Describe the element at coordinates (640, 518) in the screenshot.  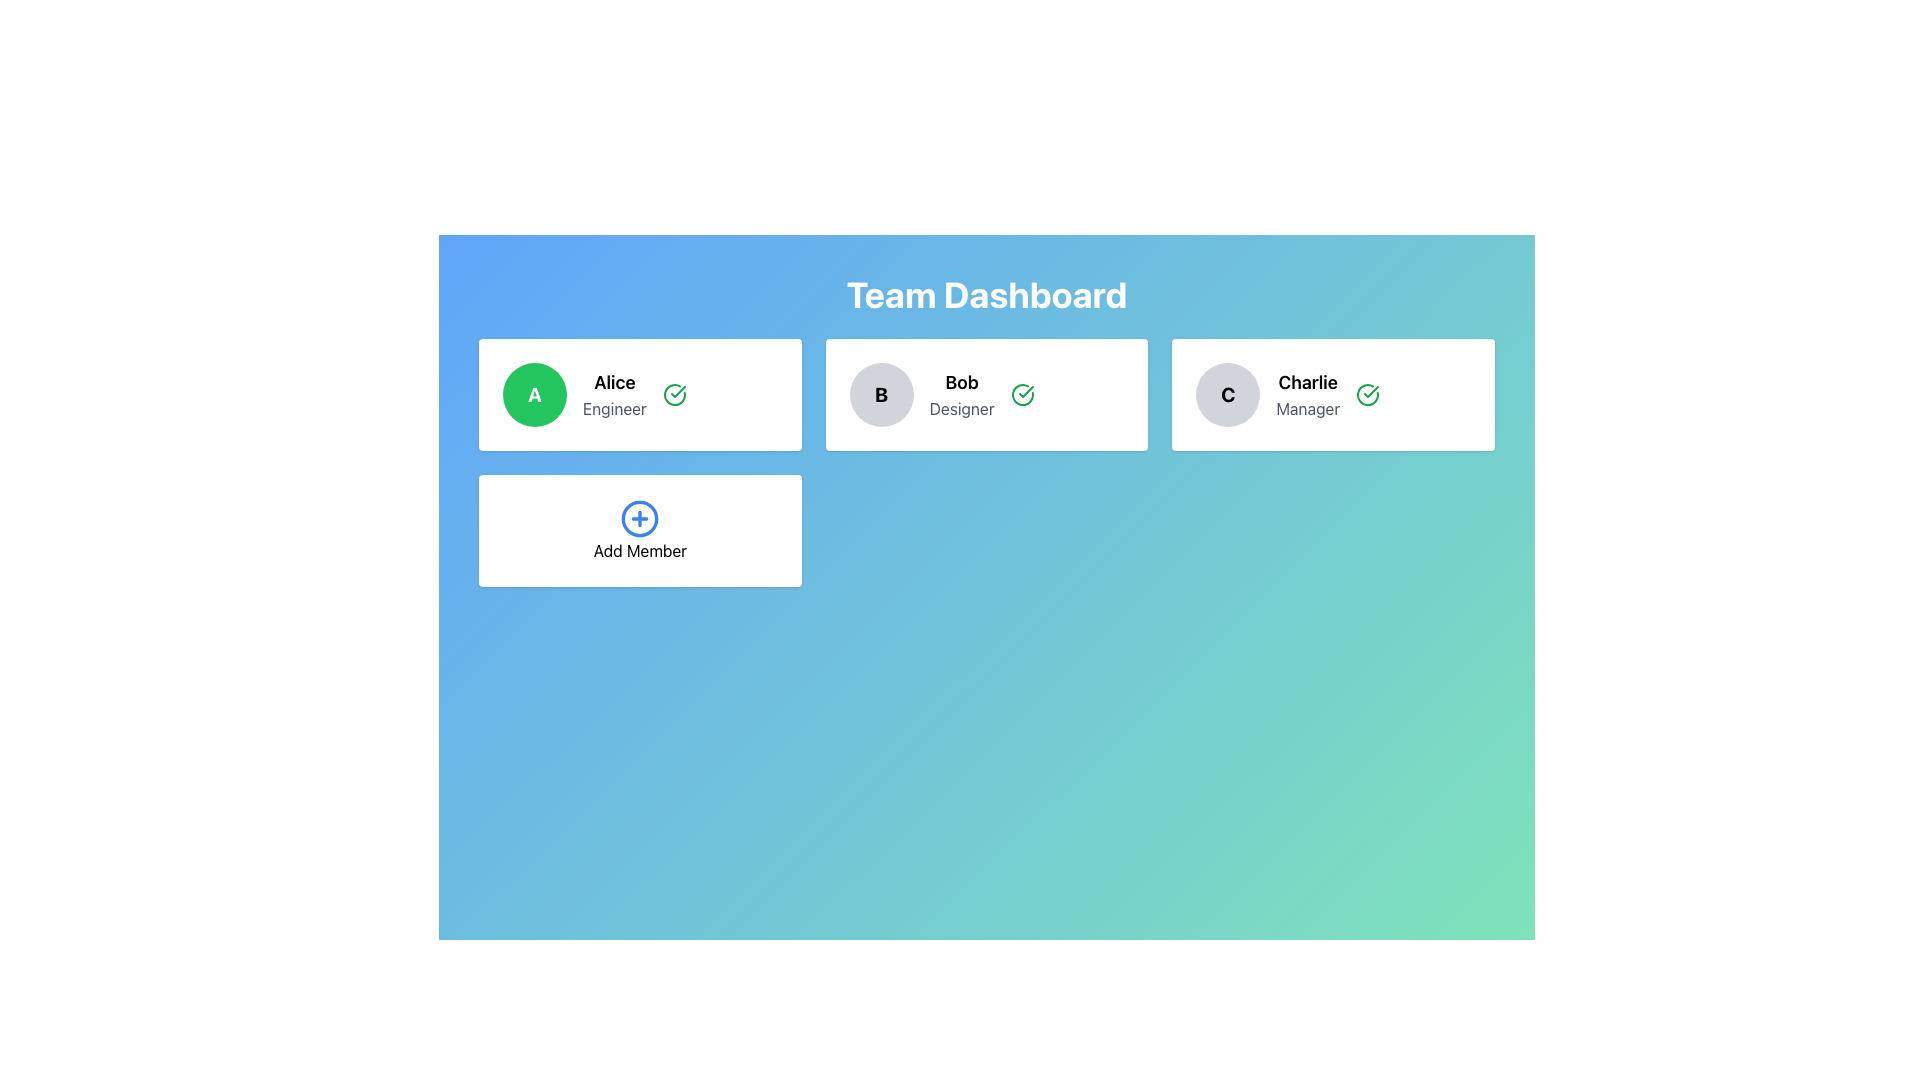
I see `the inner SVG Circle which is part of the 'Add Member' icon located at the center of the button on the dashboard` at that location.